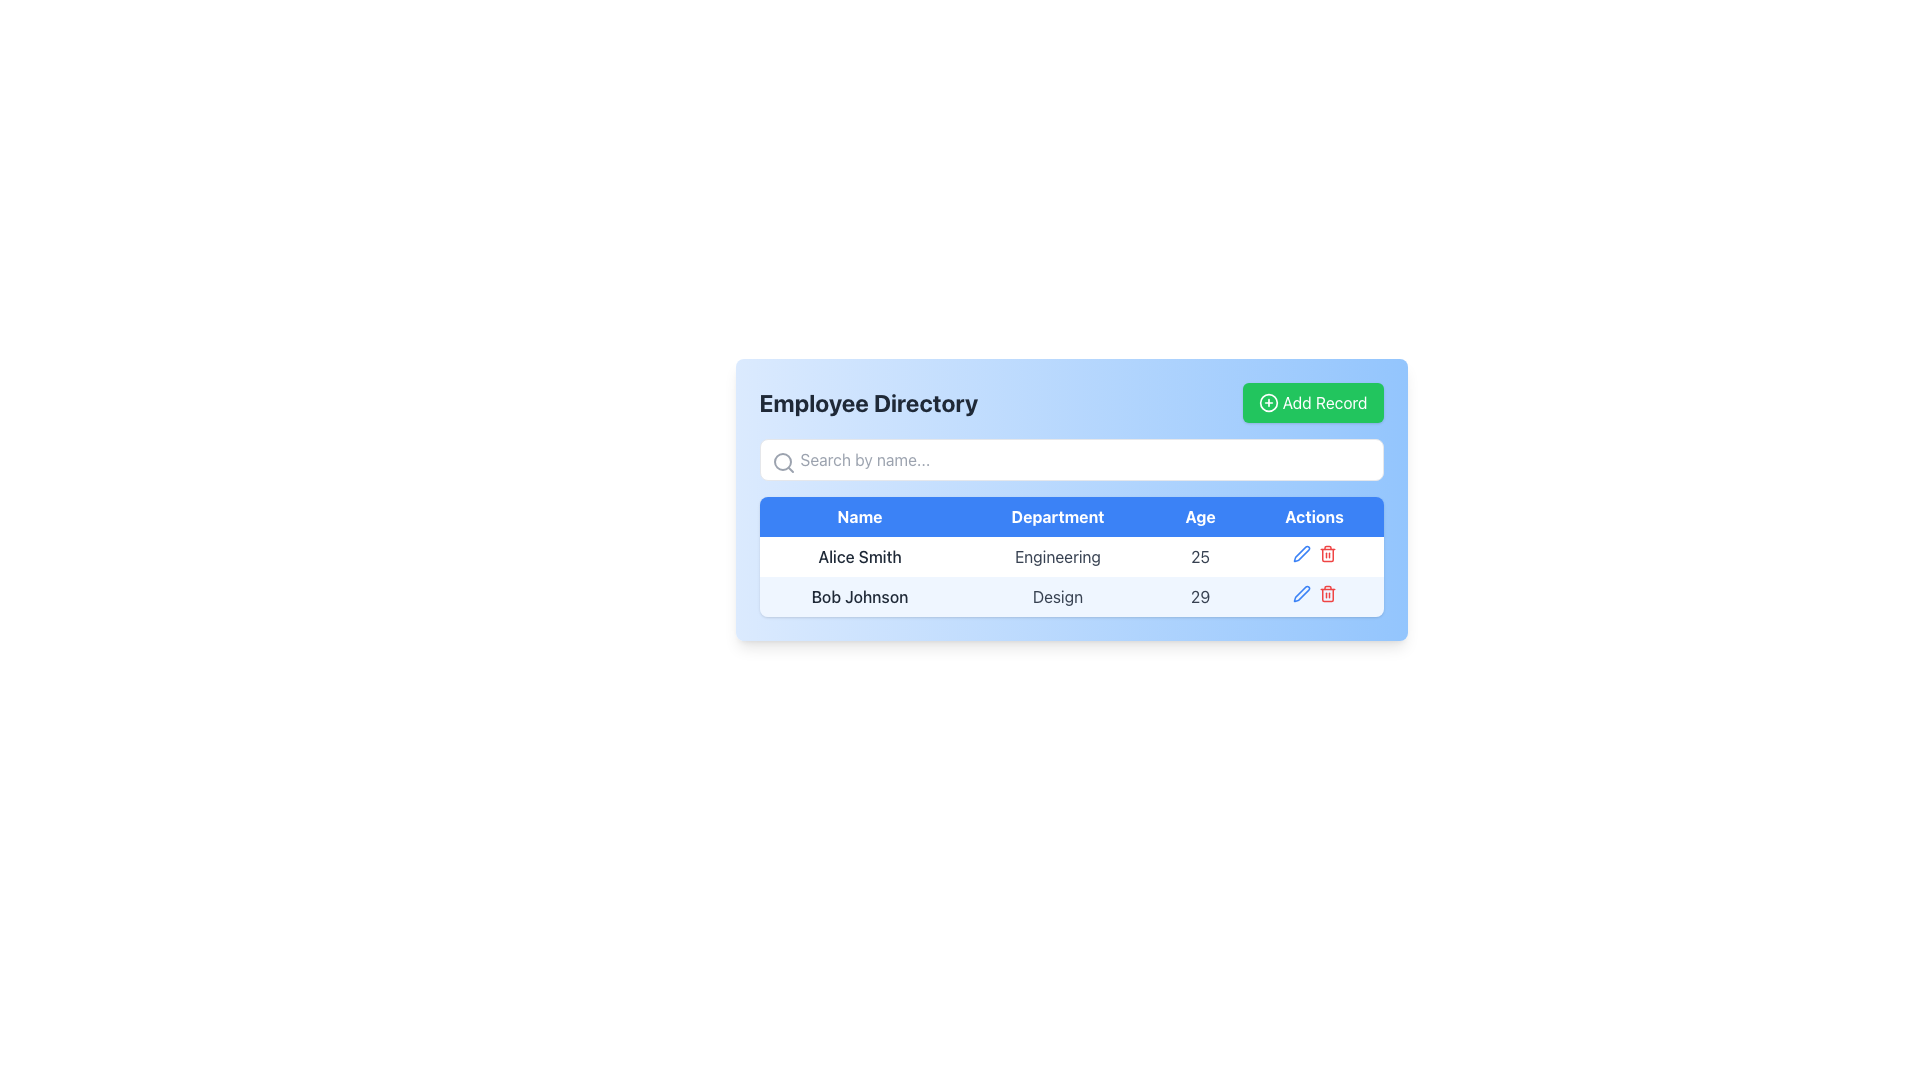 The height and width of the screenshot is (1080, 1920). I want to click on the red trash can icon button, so click(1327, 554).